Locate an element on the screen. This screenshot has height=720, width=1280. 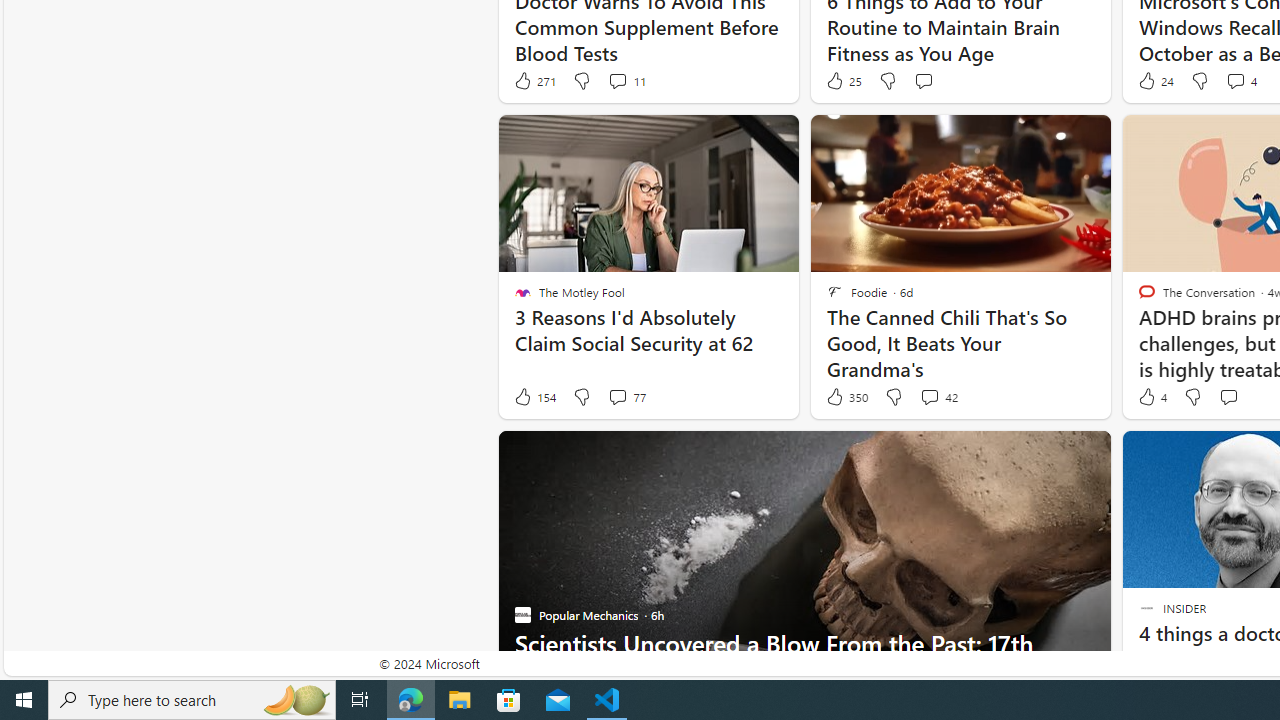
'4 Like' is located at coordinates (1151, 397).